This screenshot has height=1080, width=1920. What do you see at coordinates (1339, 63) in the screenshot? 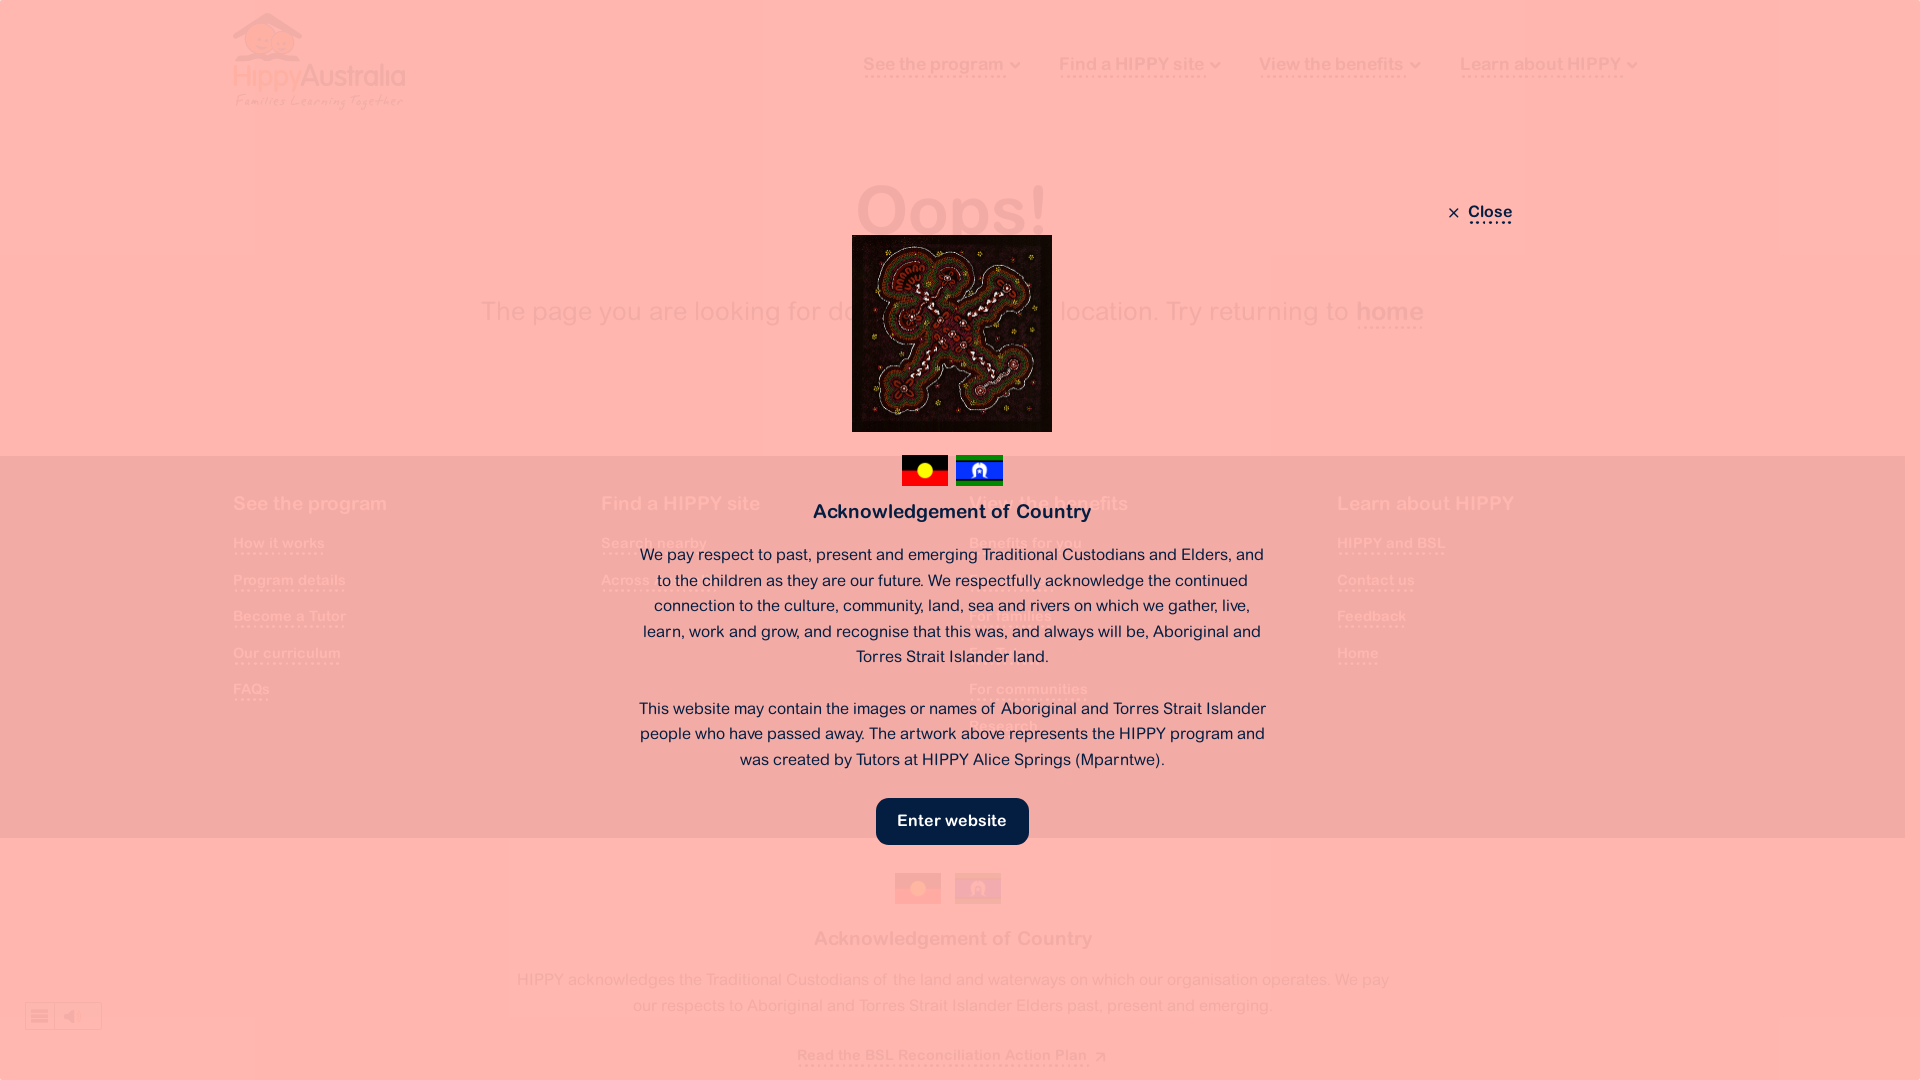
I see `'View the benefits'` at bounding box center [1339, 63].